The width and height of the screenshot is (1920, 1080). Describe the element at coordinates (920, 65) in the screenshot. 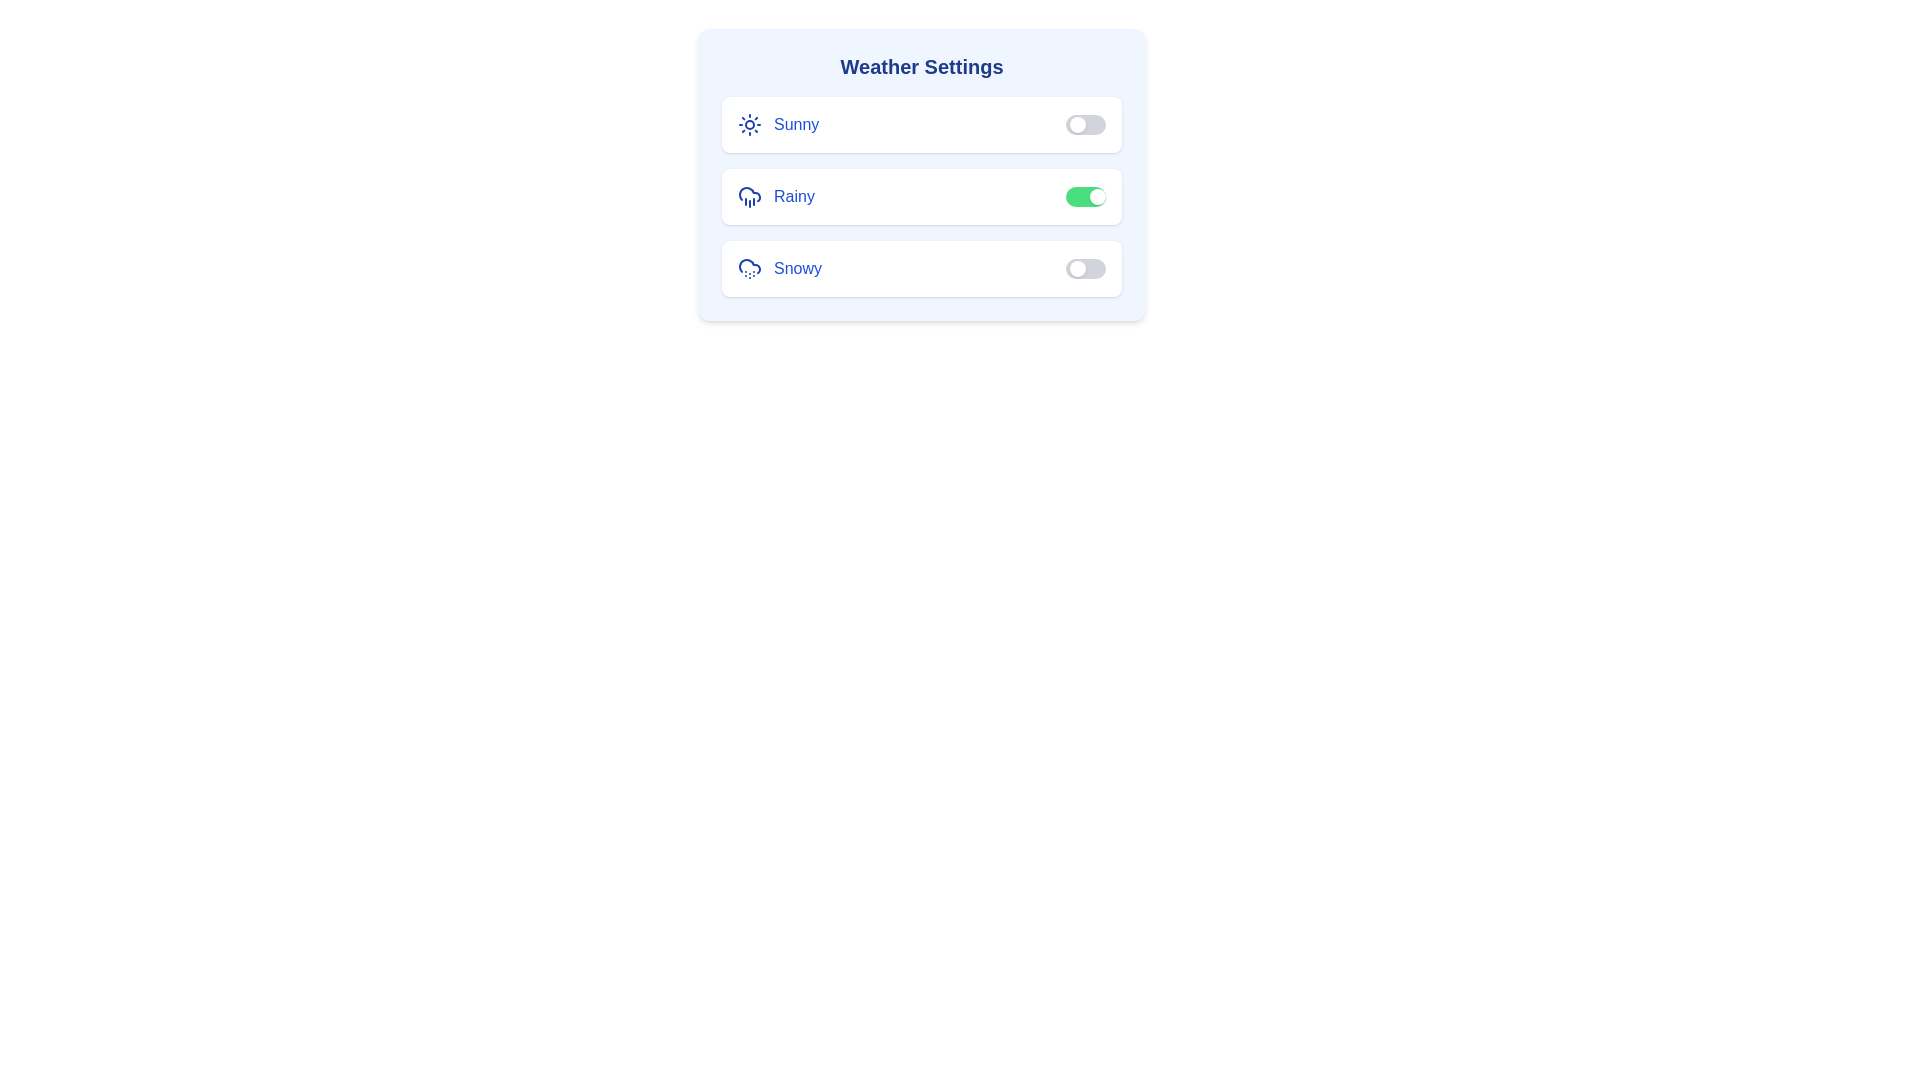

I see `the weather settings title text label, which is centered at the top of its section and indicates weather-related settings` at that location.